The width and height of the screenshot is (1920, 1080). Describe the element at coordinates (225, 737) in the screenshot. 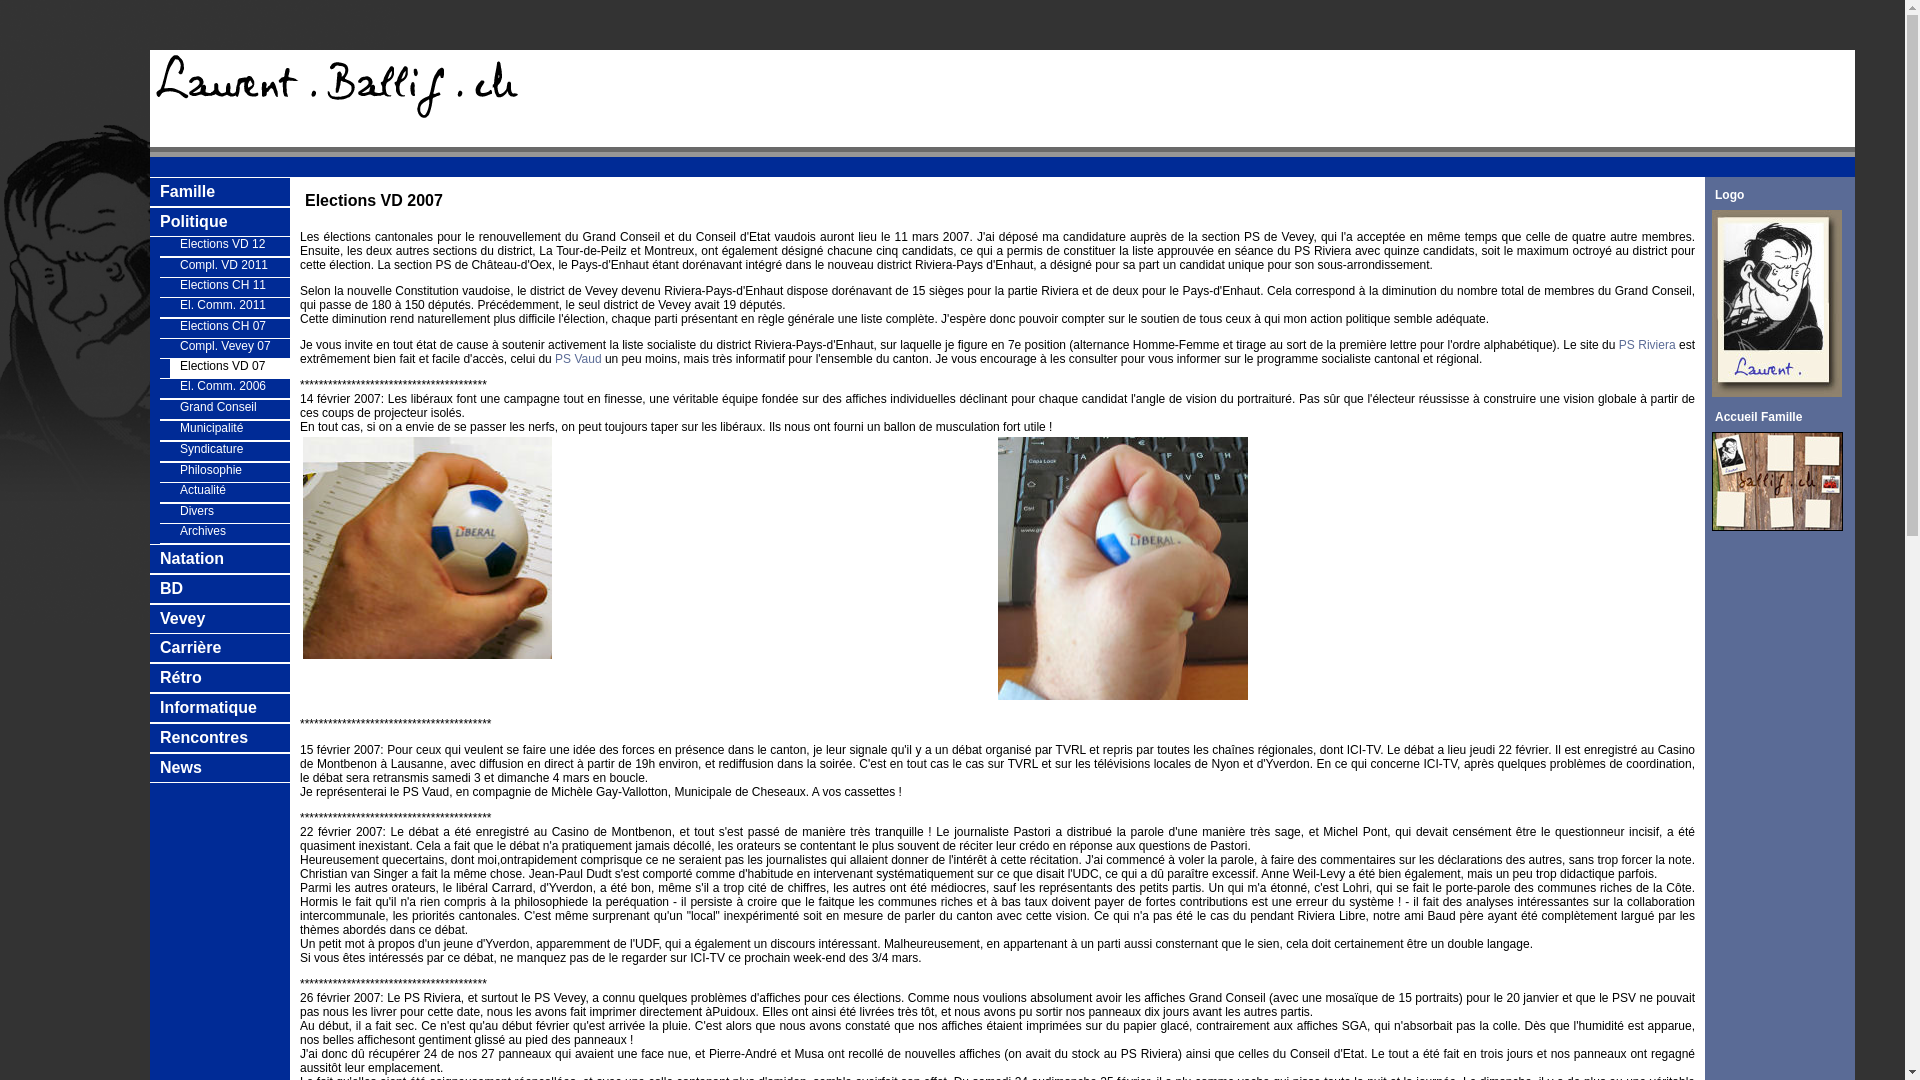

I see `'Rencontres'` at that location.